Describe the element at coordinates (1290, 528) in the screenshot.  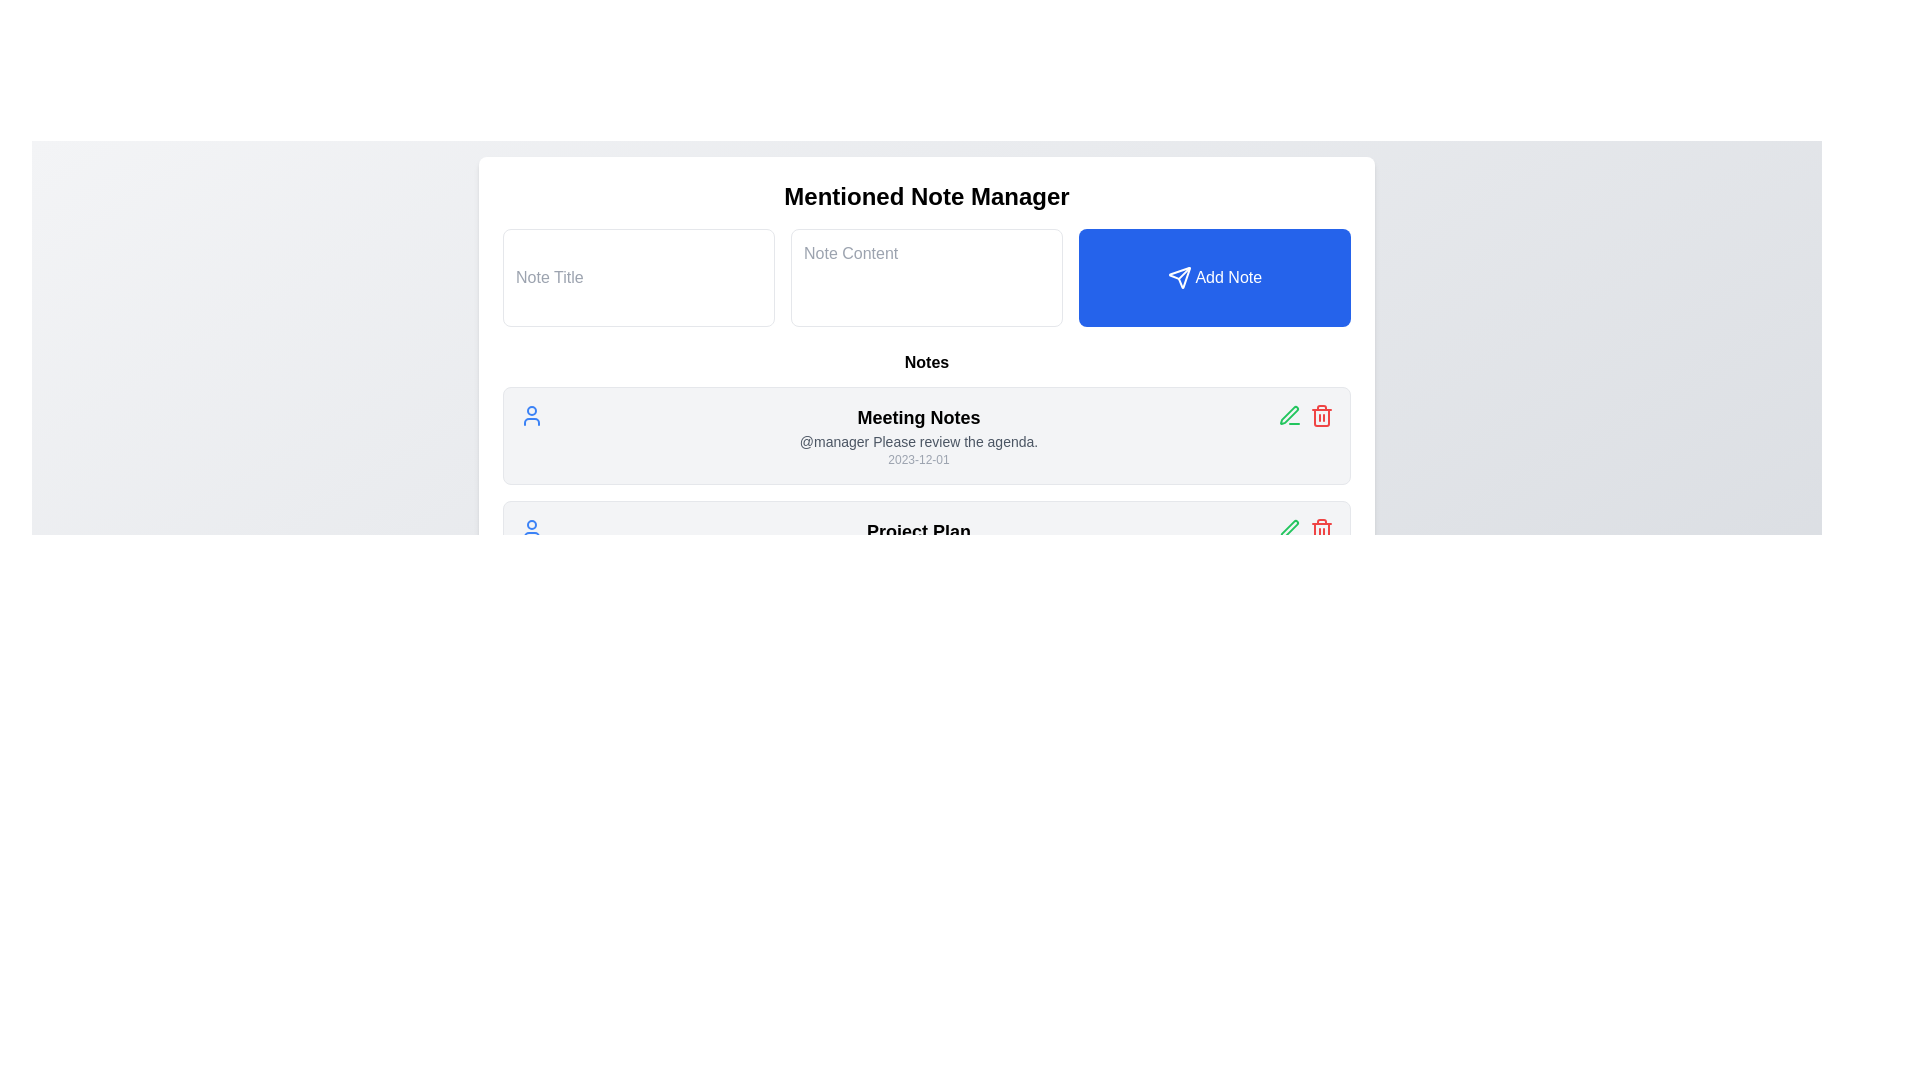
I see `the Icon button that opens the editing interface for the 'Project Plan' note item to change its color` at that location.